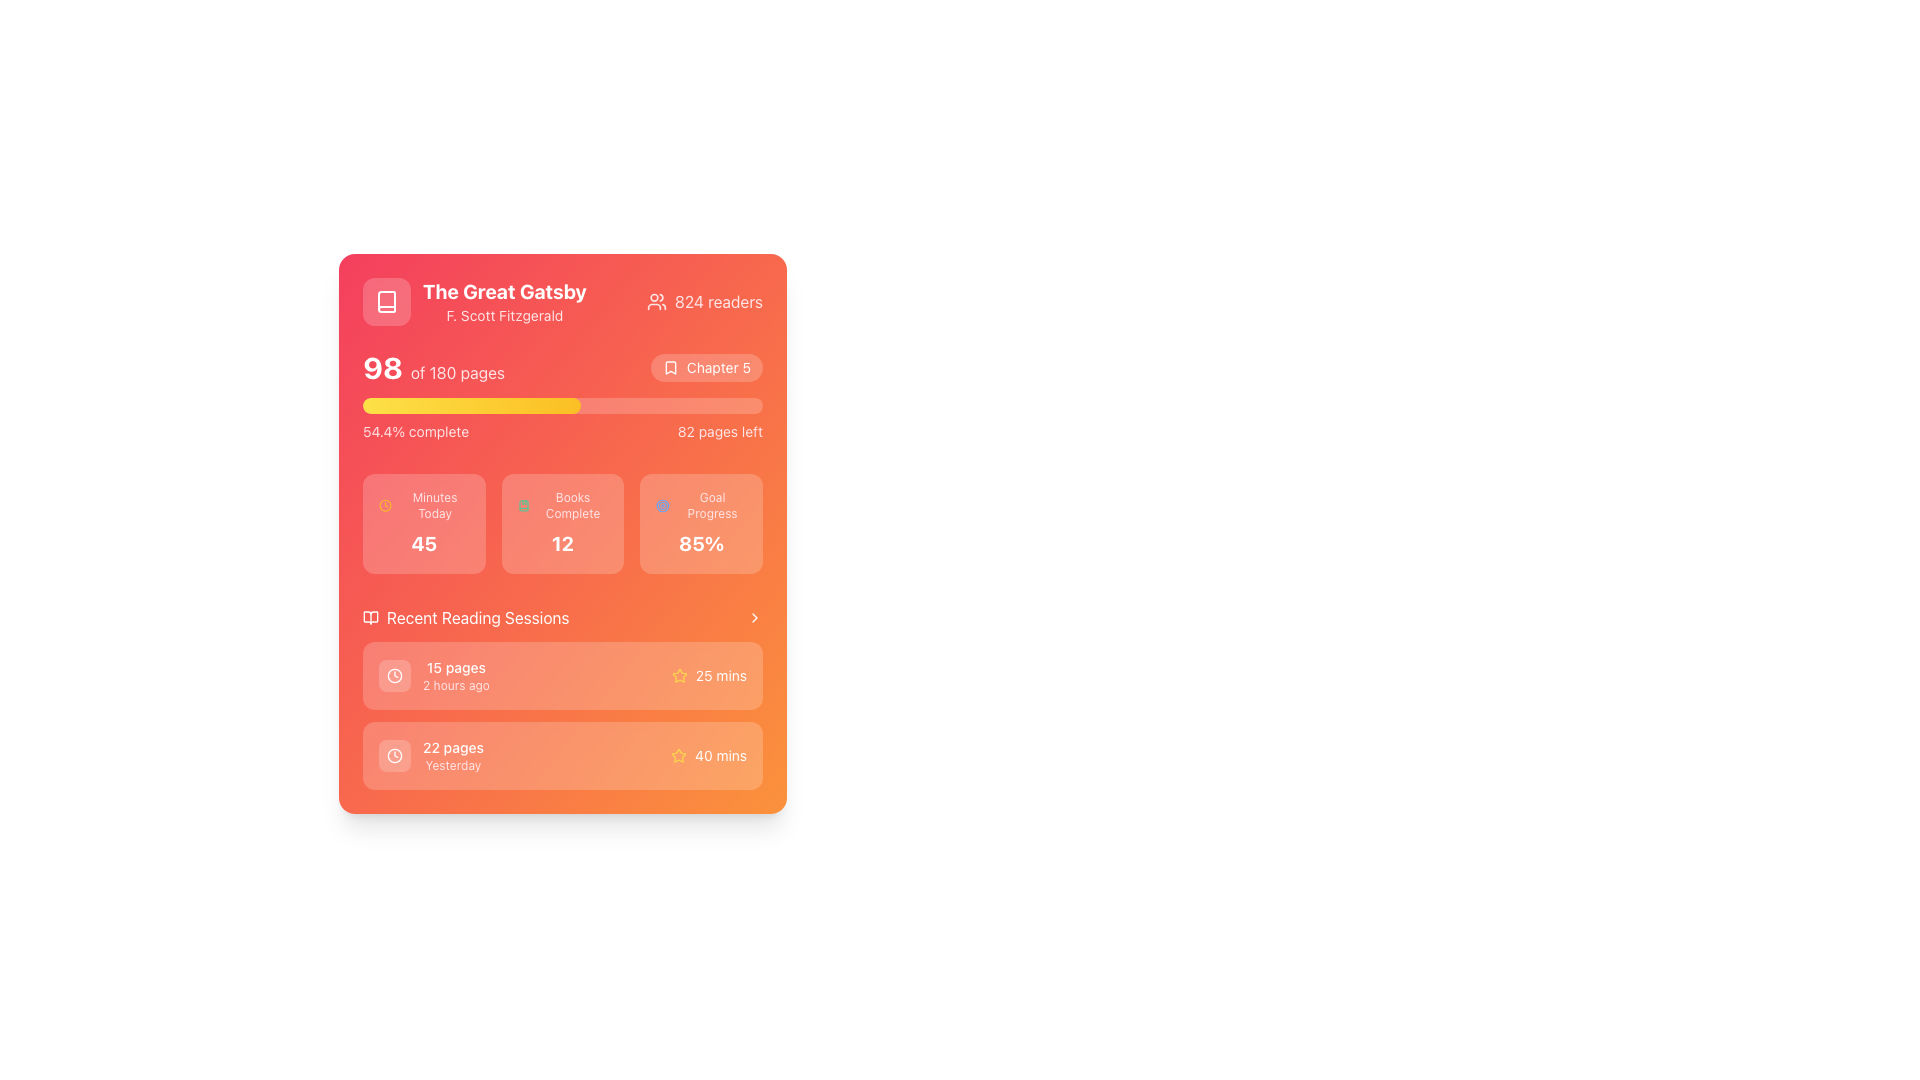 This screenshot has width=1920, height=1080. I want to click on the golden amber star-shaped icon located next to the label '40 mins' in the 'Recent Reading Sessions' section, positioned in the second row, so click(679, 756).